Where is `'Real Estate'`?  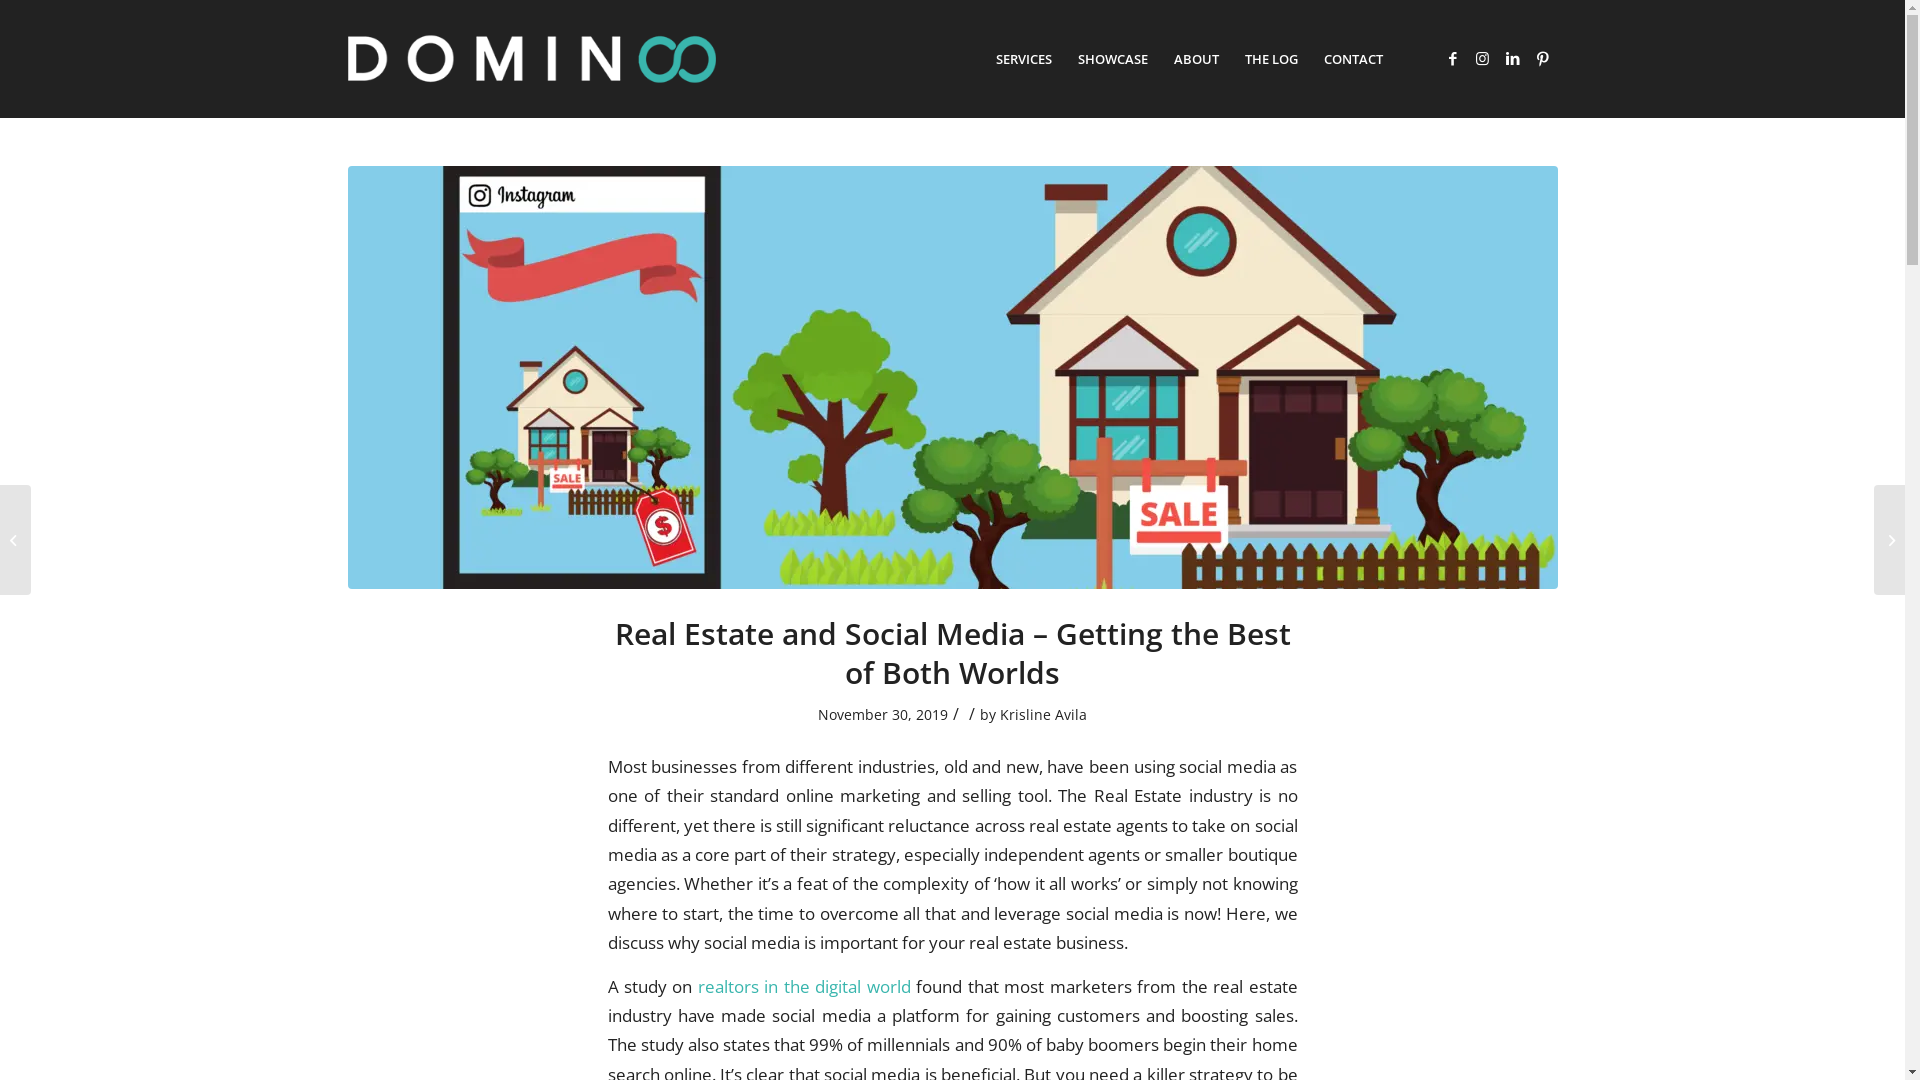
'Real Estate' is located at coordinates (952, 377).